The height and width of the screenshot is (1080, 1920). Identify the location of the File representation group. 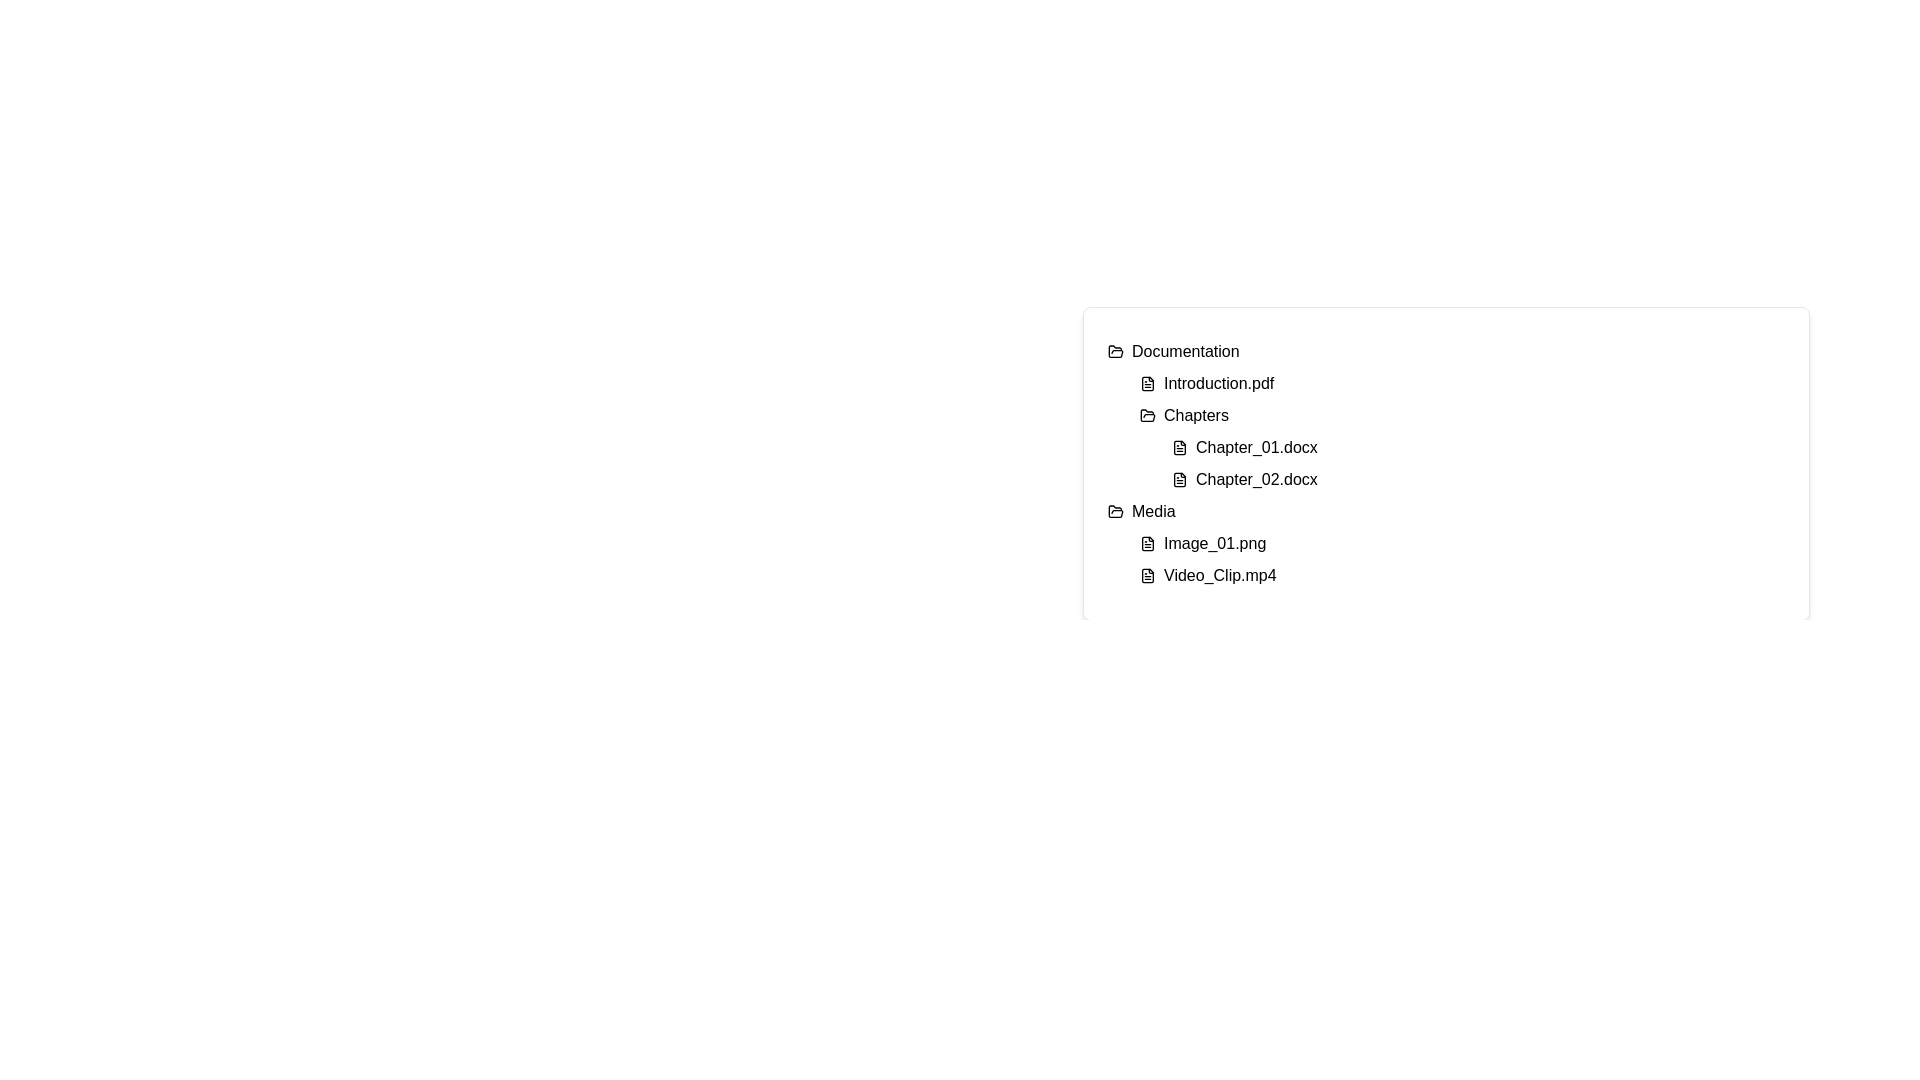
(1462, 559).